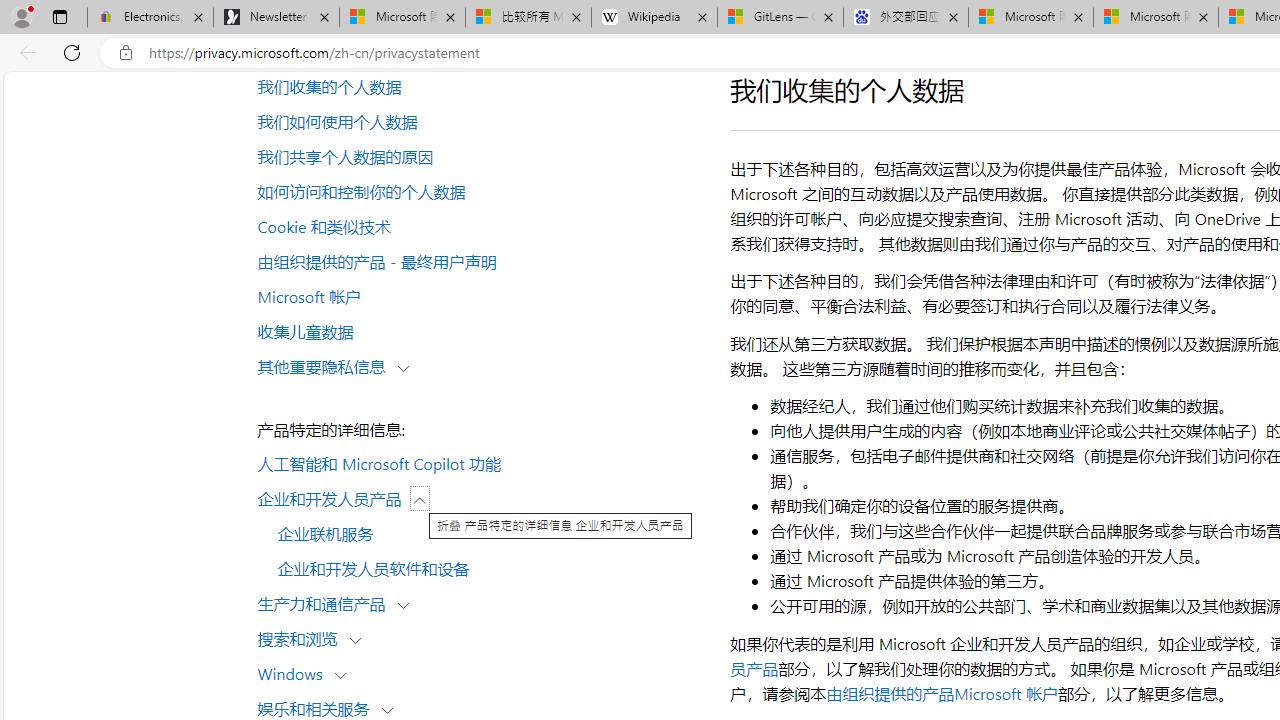 This screenshot has height=720, width=1280. What do you see at coordinates (275, 17) in the screenshot?
I see `'Newsletter Sign Up'` at bounding box center [275, 17].